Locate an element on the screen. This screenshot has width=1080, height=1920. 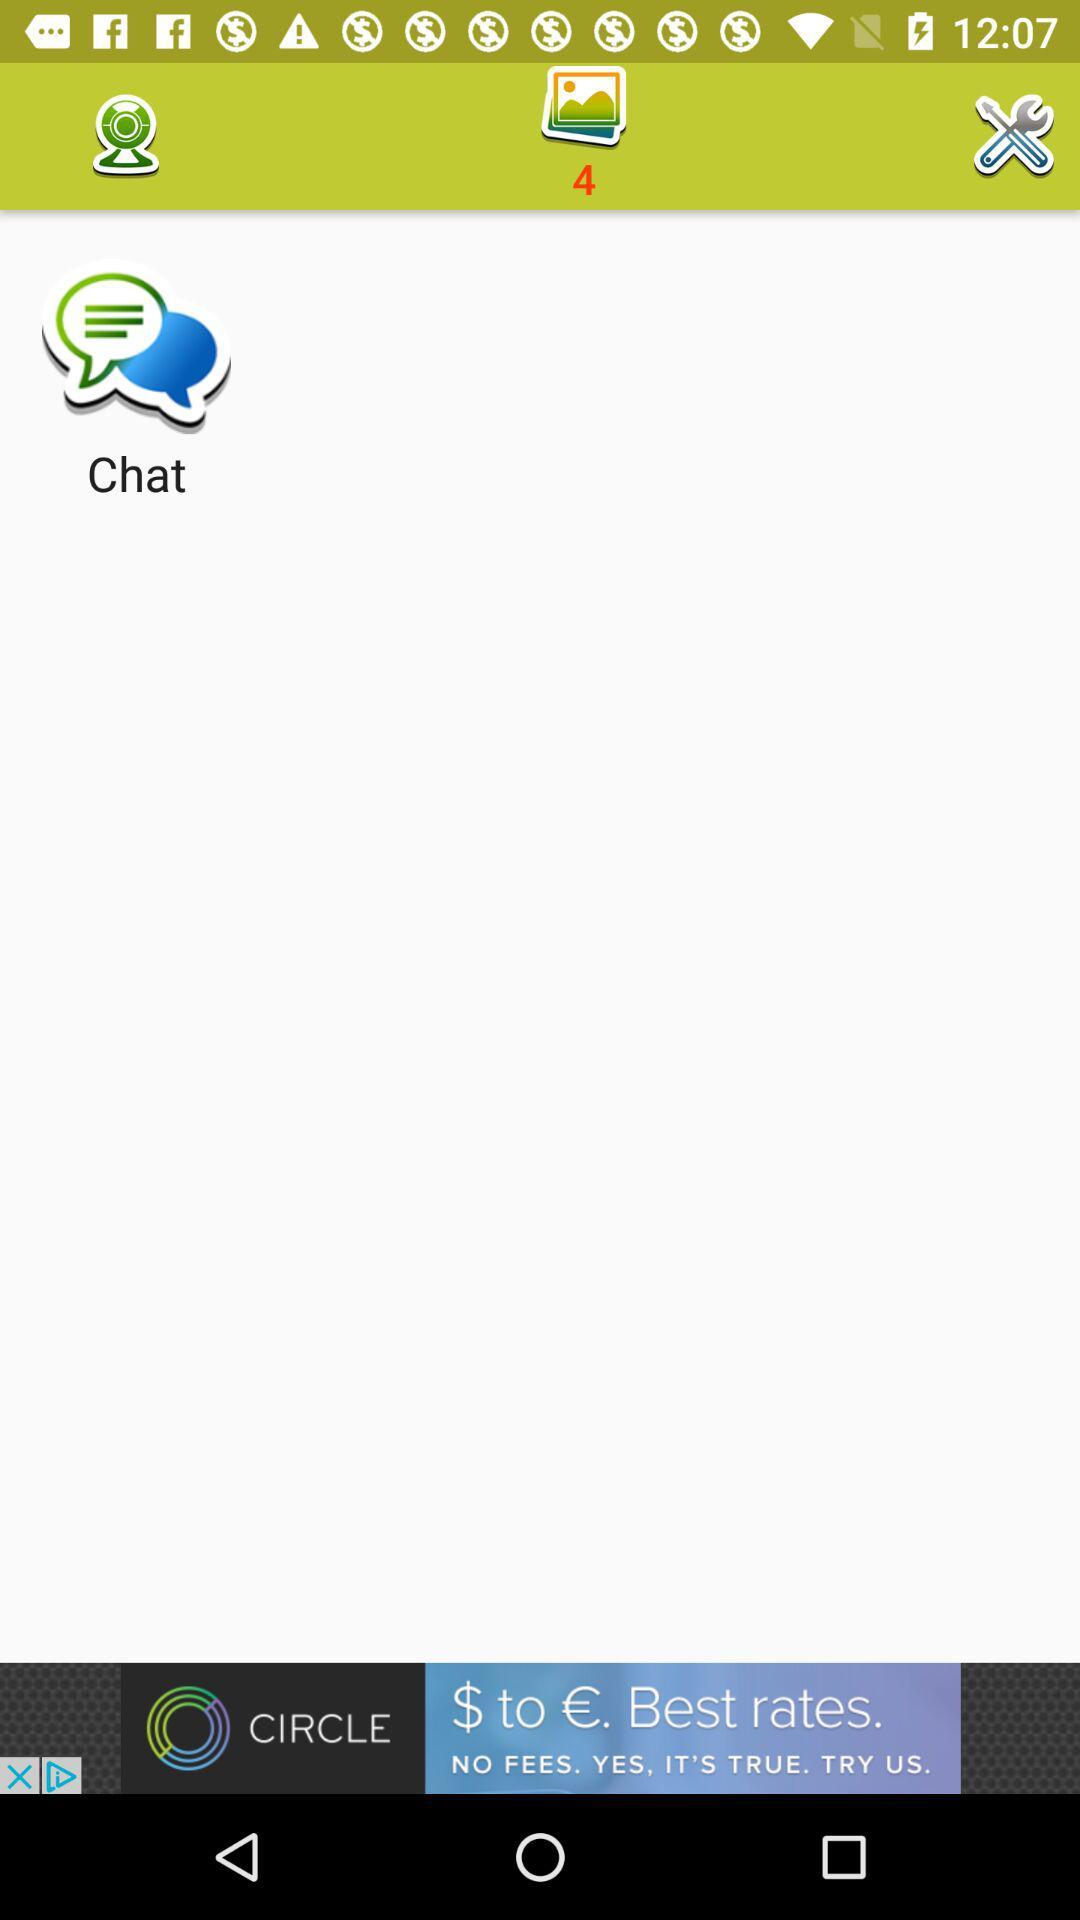
advertisement is located at coordinates (540, 1727).